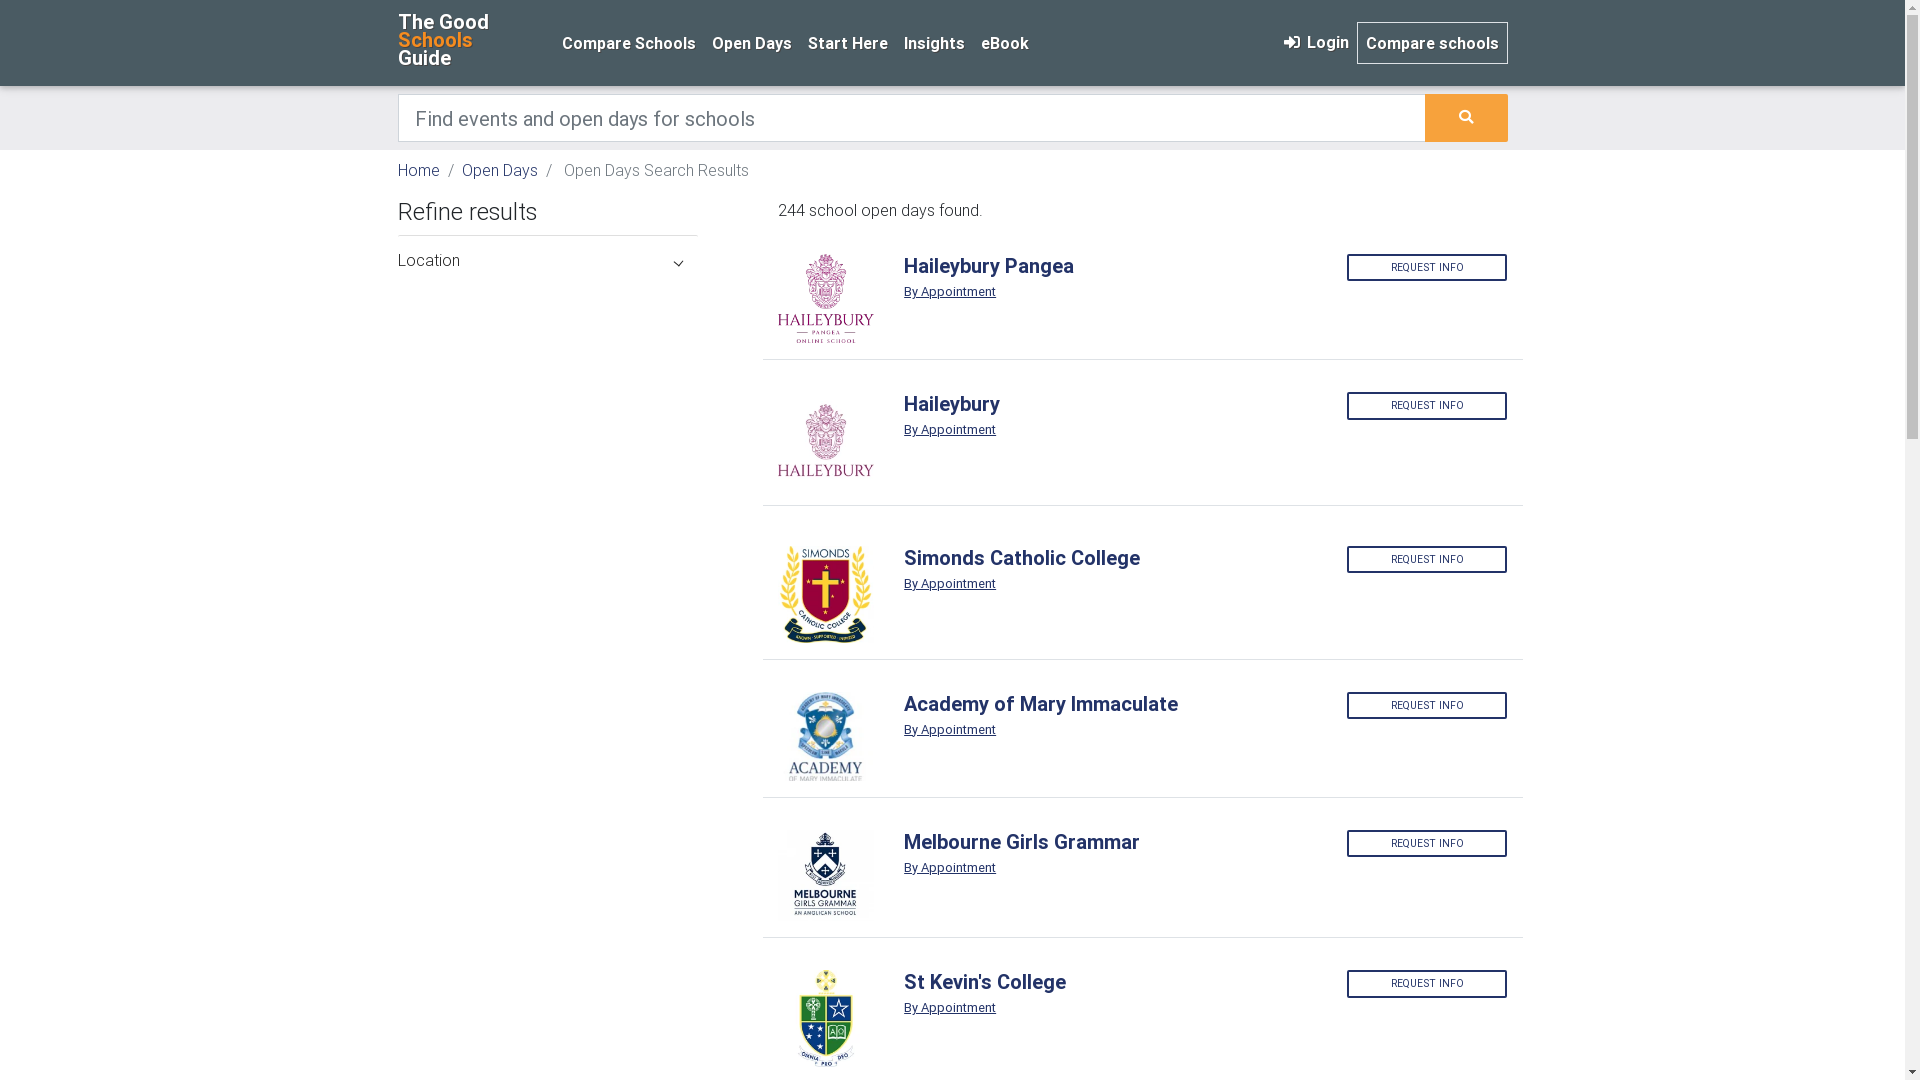  I want to click on 'Open Days', so click(751, 42).